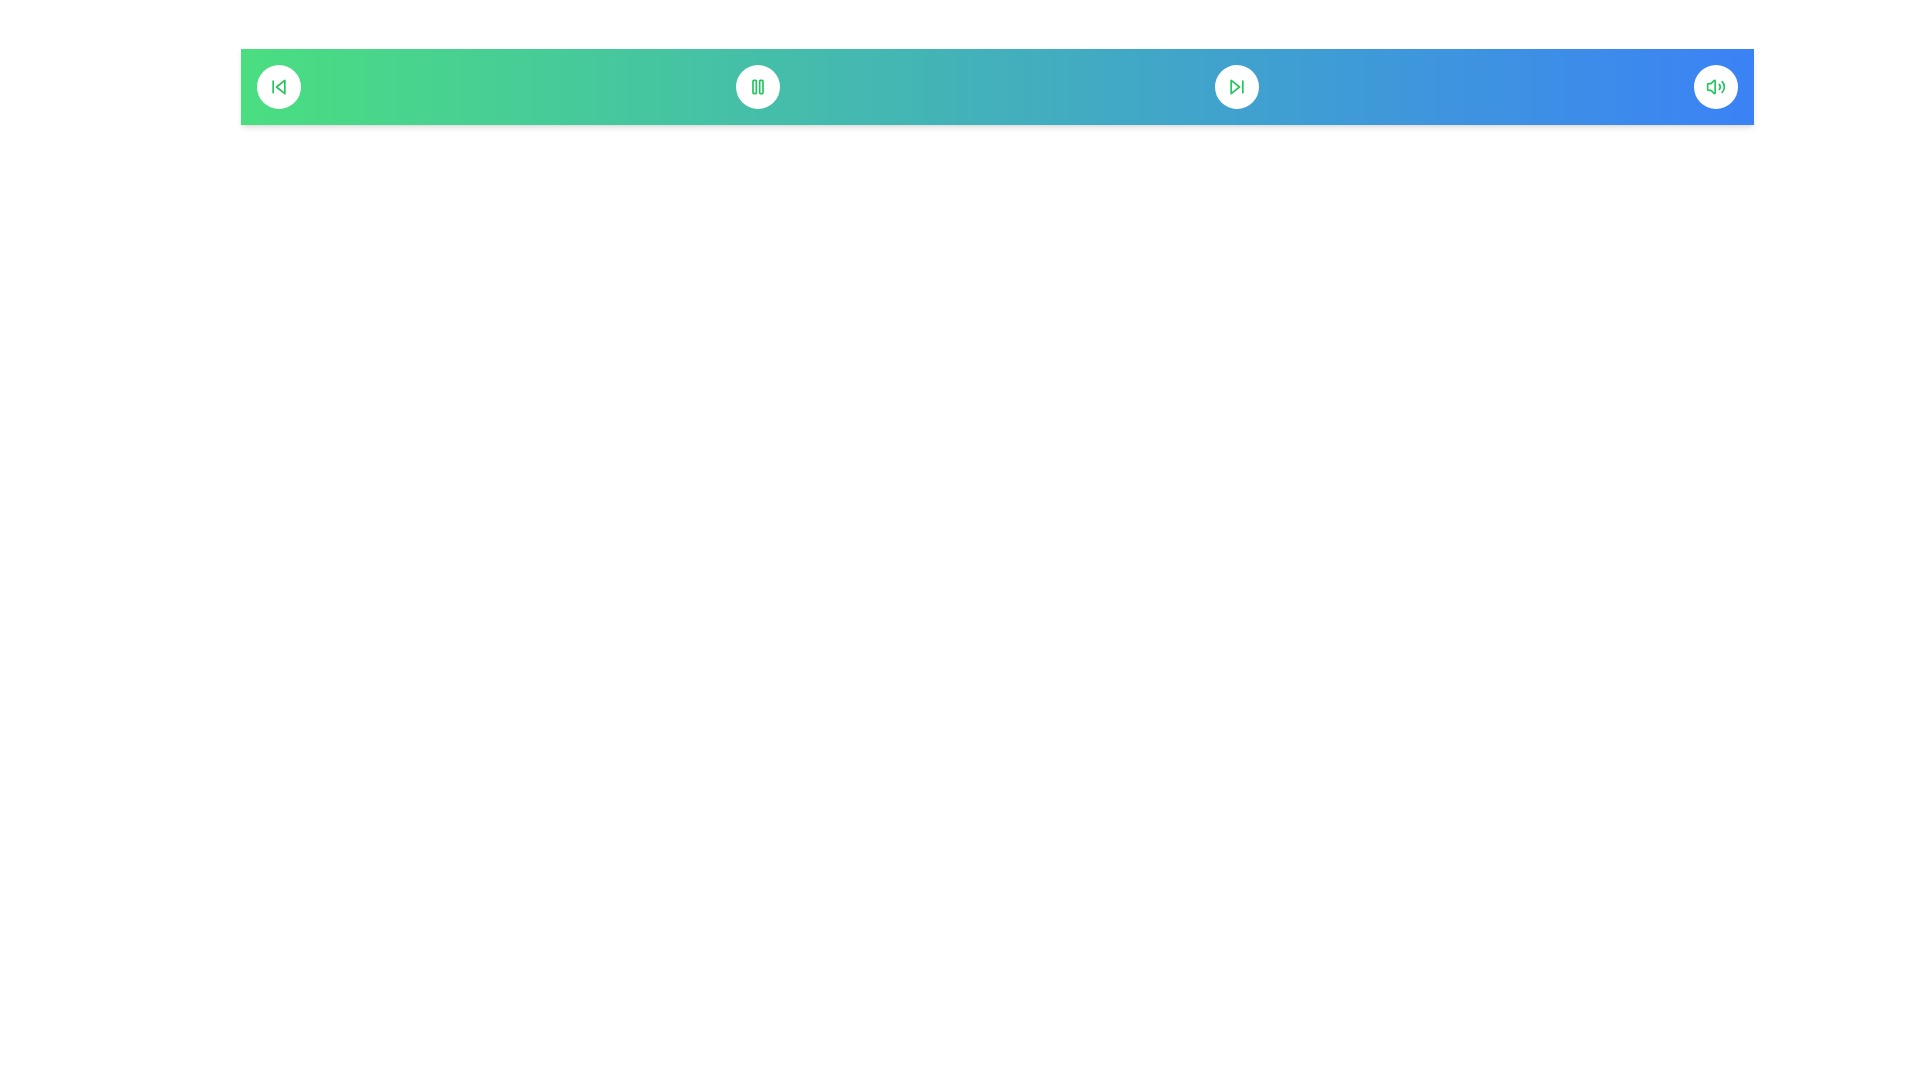 This screenshot has height=1080, width=1920. I want to click on the 'Skip Back' button to skip to the previous track, so click(277, 86).